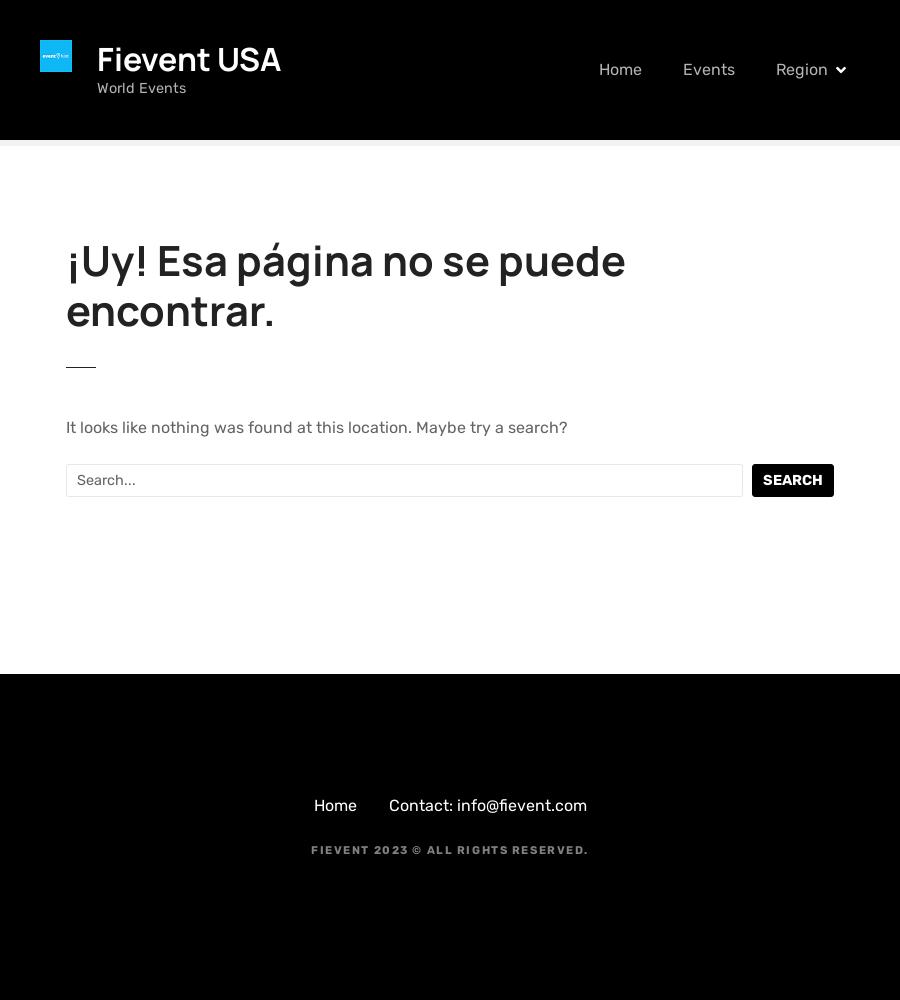  Describe the element at coordinates (792, 478) in the screenshot. I see `'Search'` at that location.